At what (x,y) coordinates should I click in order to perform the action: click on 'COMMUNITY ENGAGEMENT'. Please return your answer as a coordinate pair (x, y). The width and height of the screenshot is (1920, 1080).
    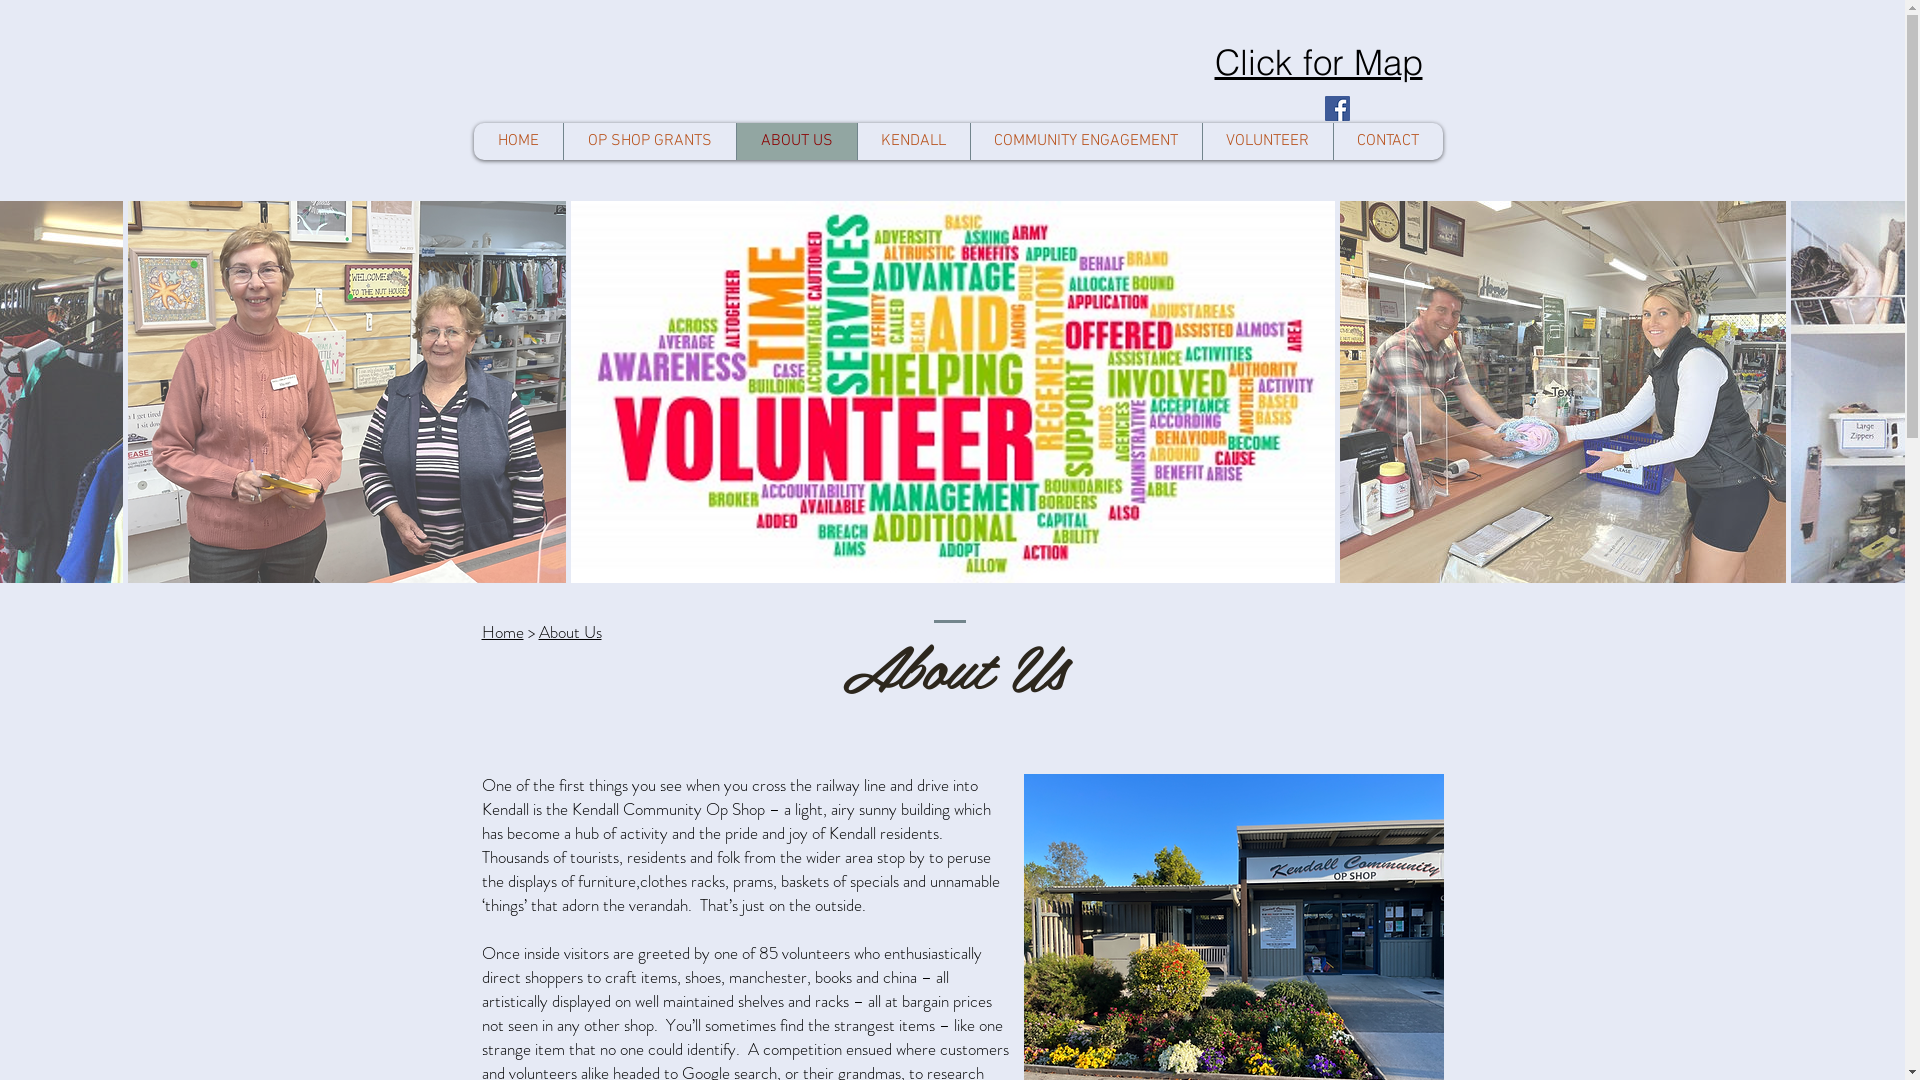
    Looking at the image, I should click on (1084, 140).